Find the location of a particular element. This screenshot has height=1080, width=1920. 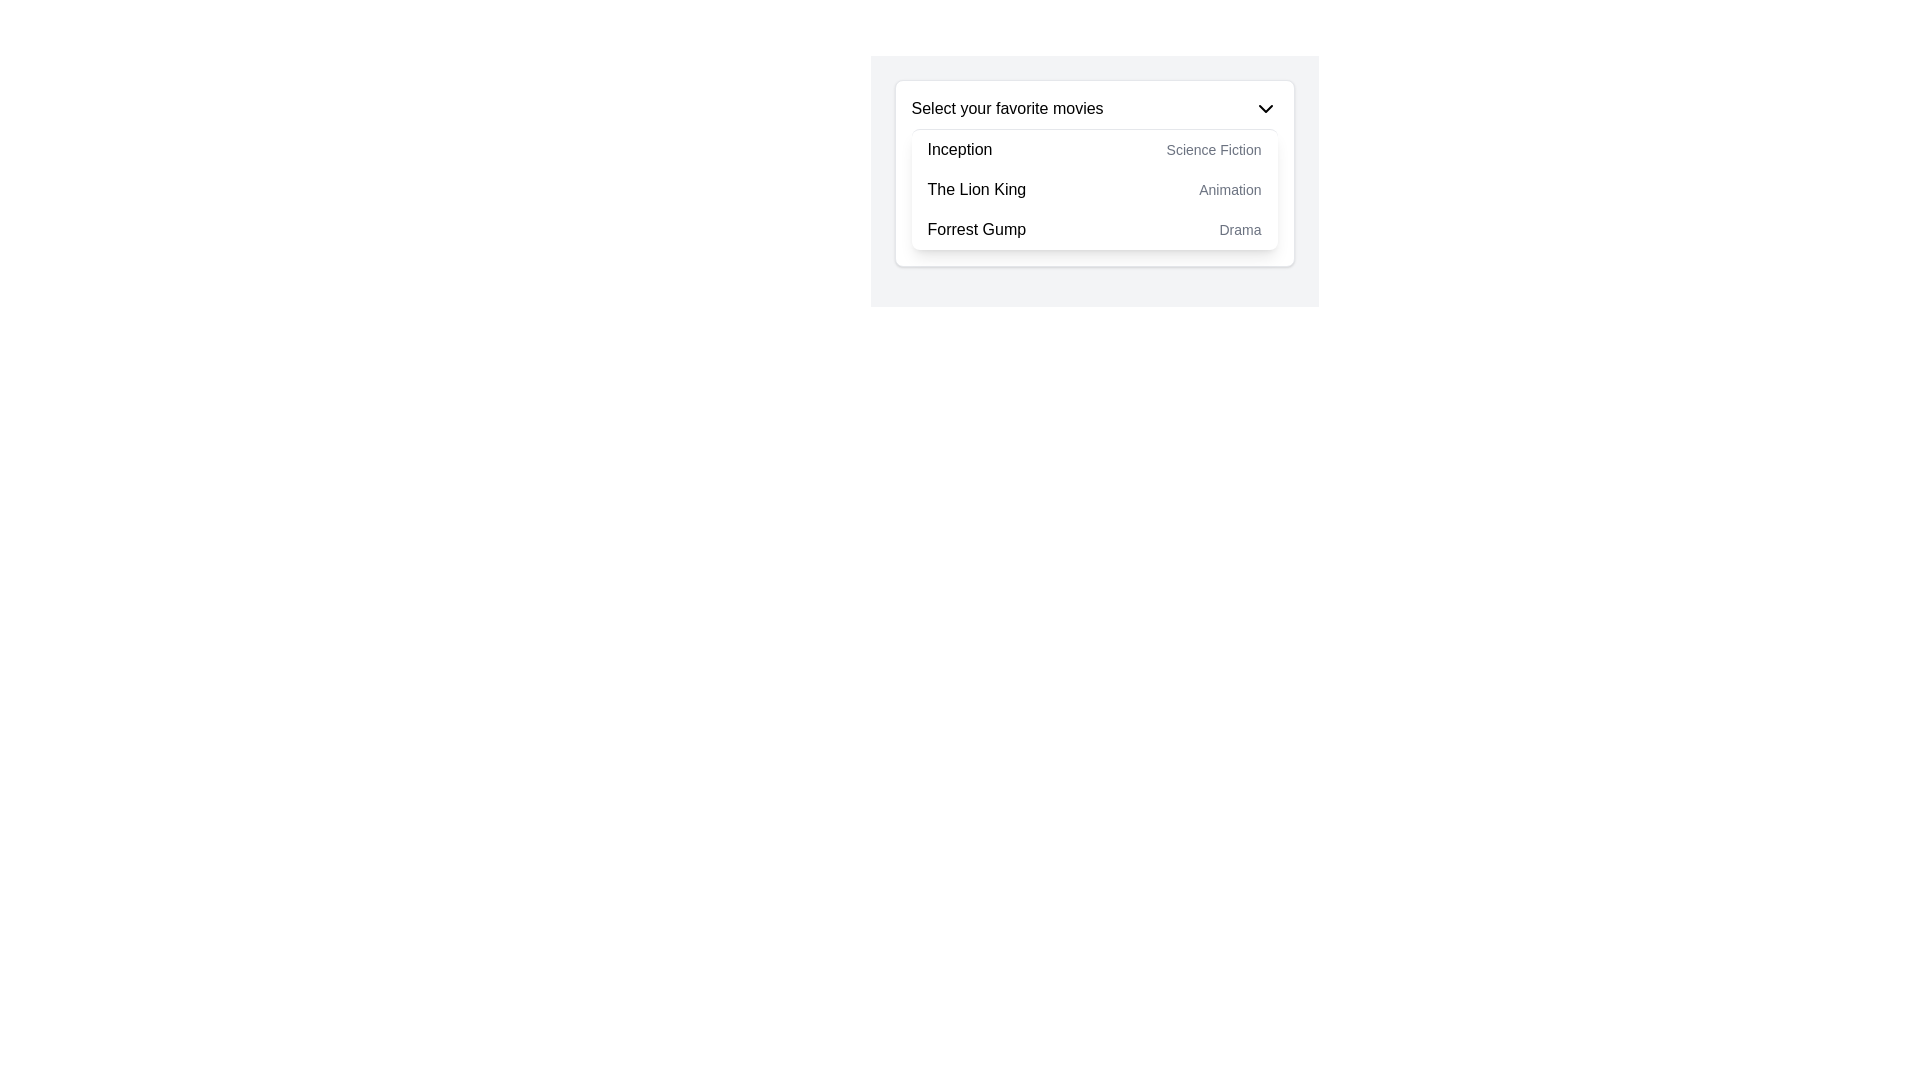

the text element displaying 'Science Fiction', which is styled in a smaller gray font and aligned to the right within the dropdown list under 'Select your favorite movies' is located at coordinates (1213, 149).